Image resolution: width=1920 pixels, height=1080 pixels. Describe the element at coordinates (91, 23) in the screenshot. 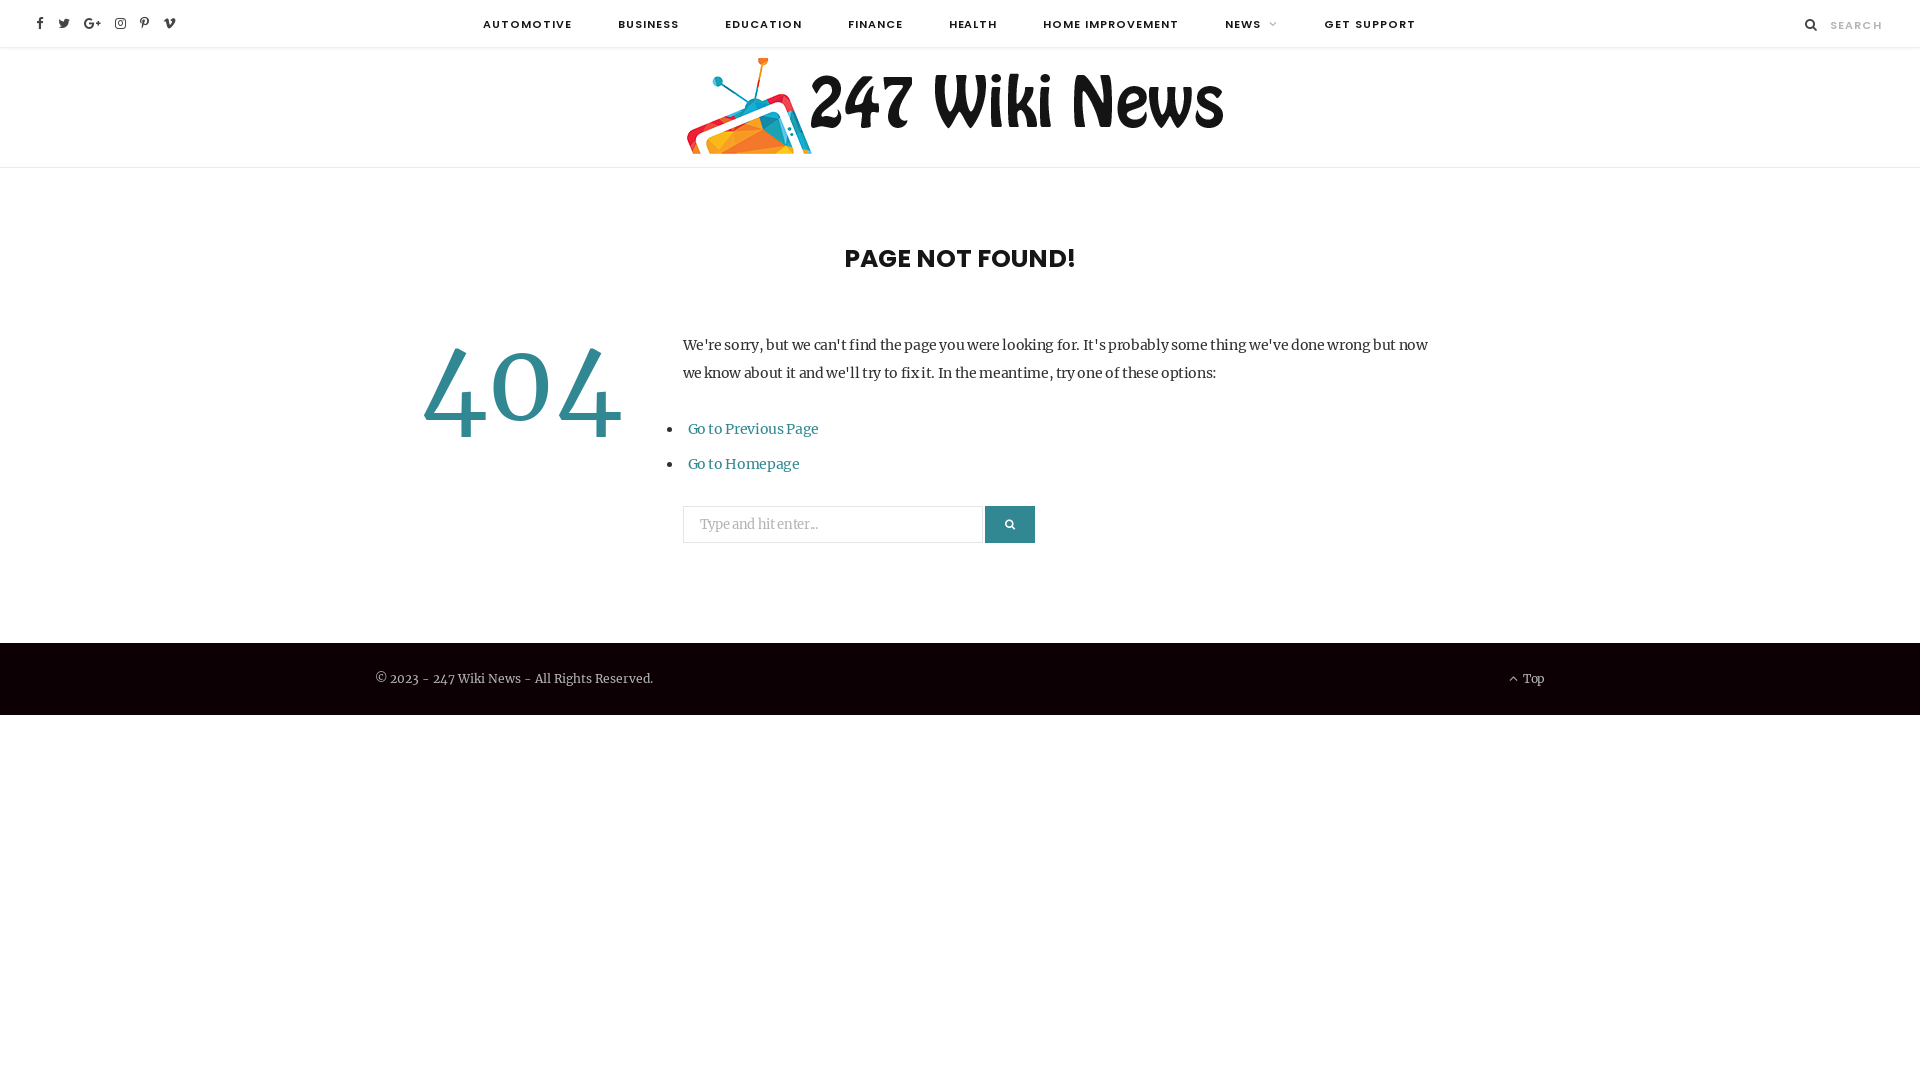

I see `'Google Plus'` at that location.